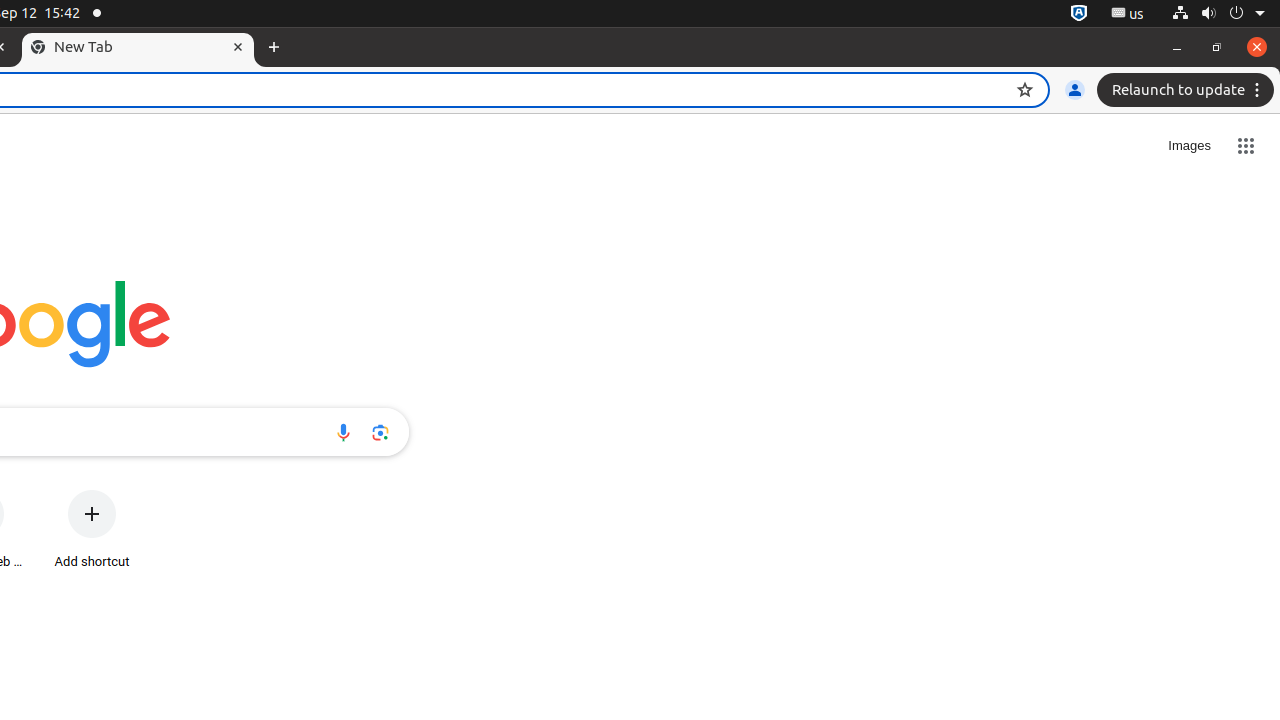 Image resolution: width=1280 pixels, height=720 pixels. What do you see at coordinates (1025, 90) in the screenshot?
I see `'Bookmark this tab'` at bounding box center [1025, 90].